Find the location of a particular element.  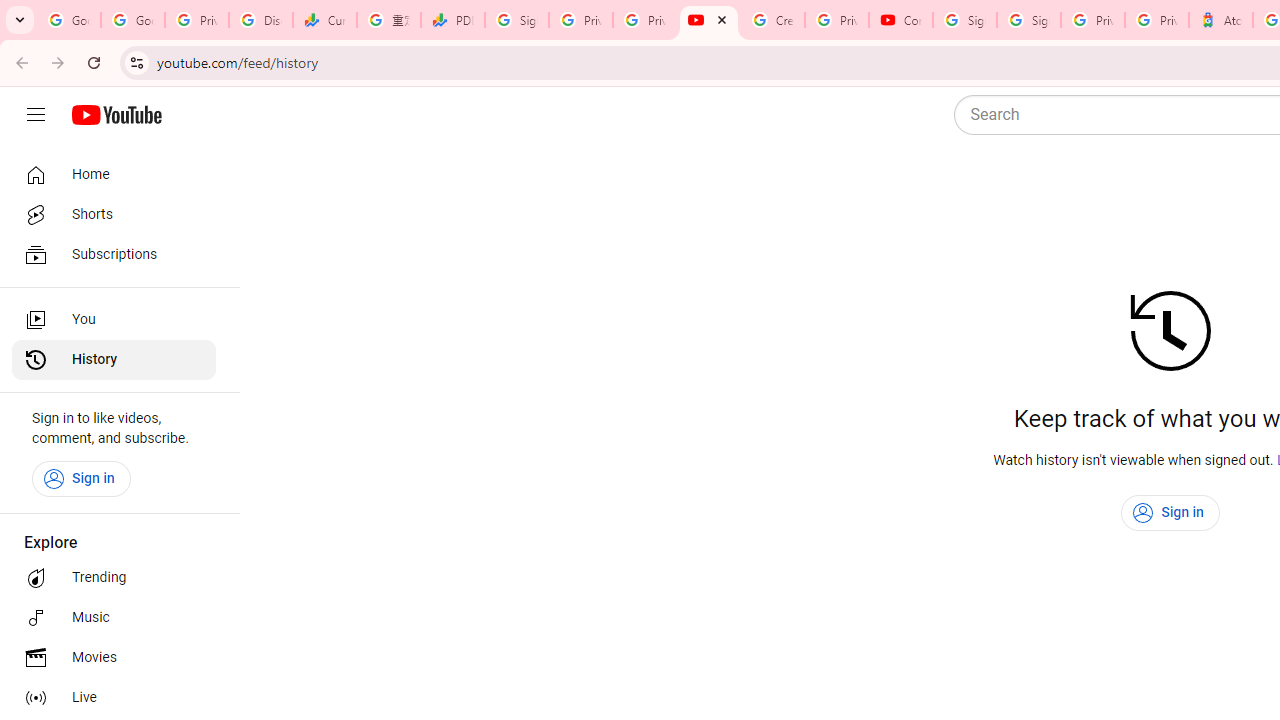

'Shorts' is located at coordinates (112, 214).